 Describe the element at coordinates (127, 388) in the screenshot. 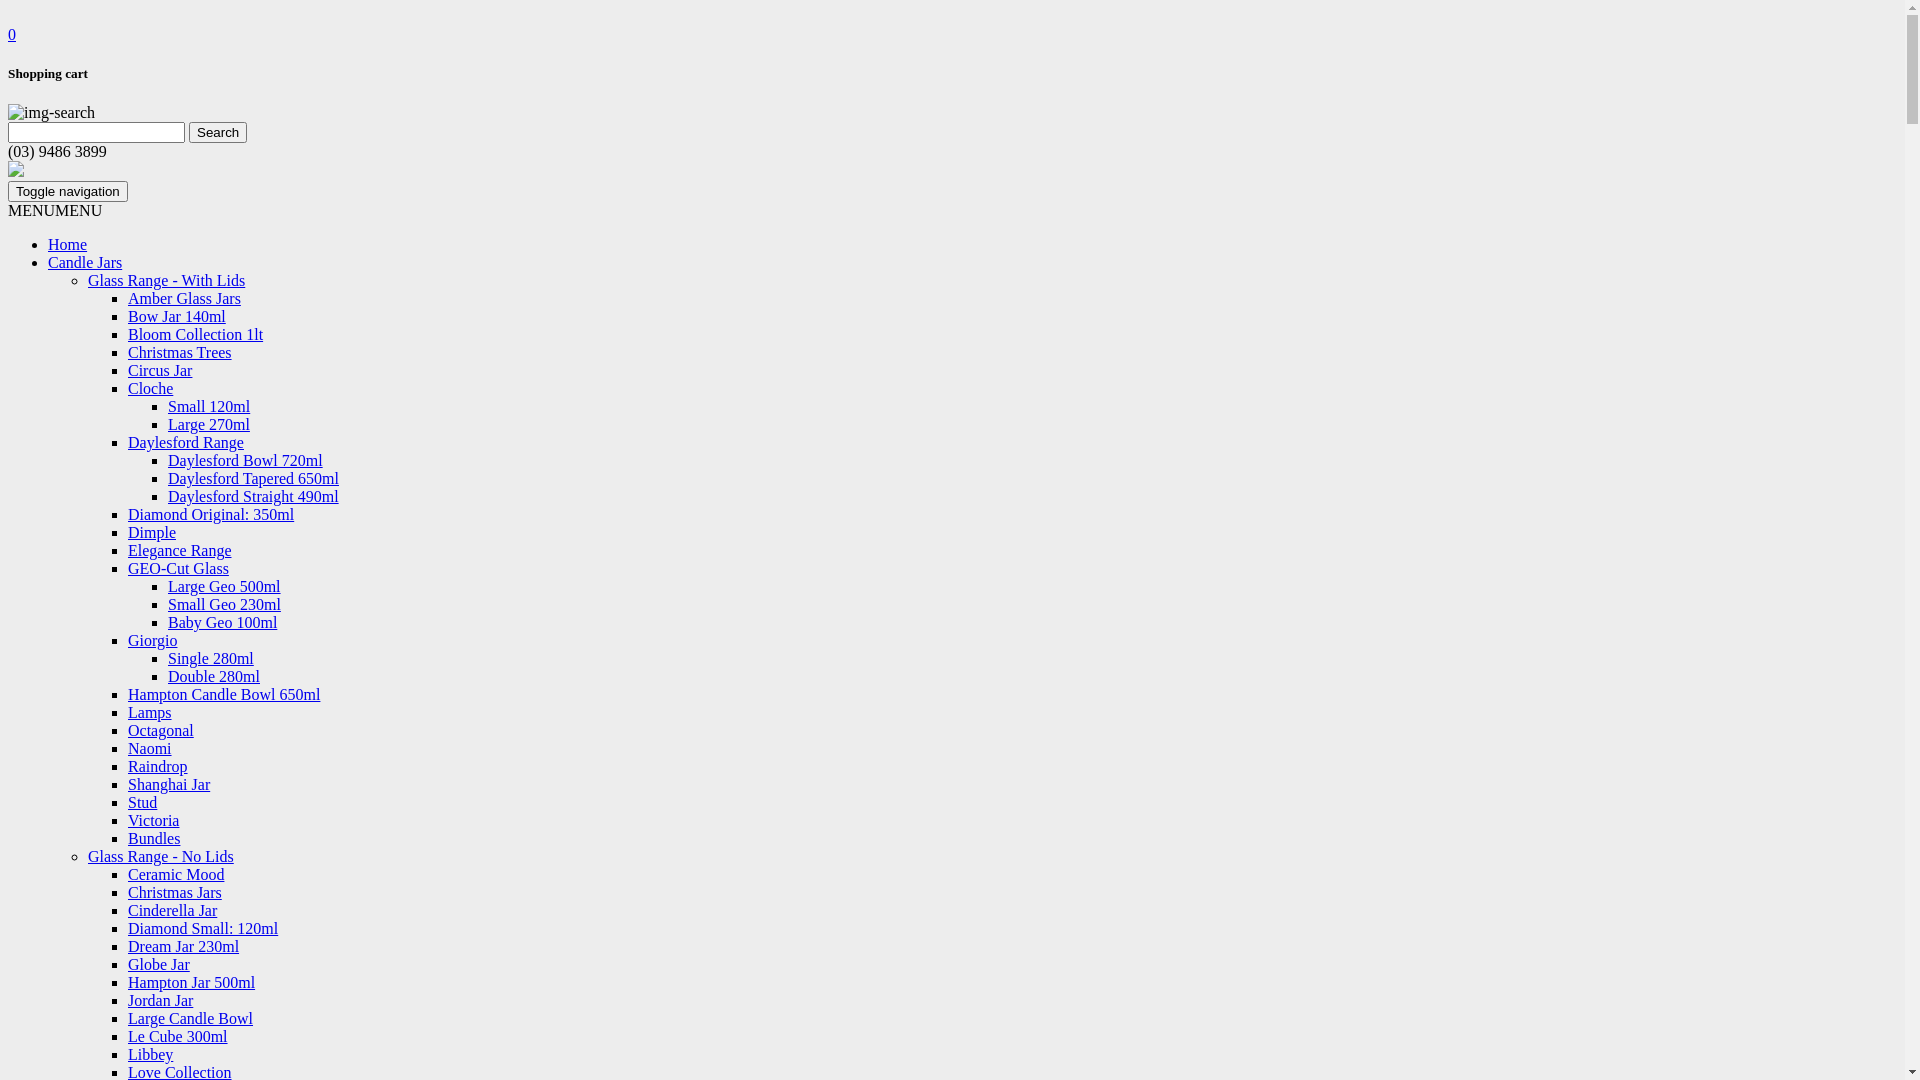

I see `'Cloche'` at that location.